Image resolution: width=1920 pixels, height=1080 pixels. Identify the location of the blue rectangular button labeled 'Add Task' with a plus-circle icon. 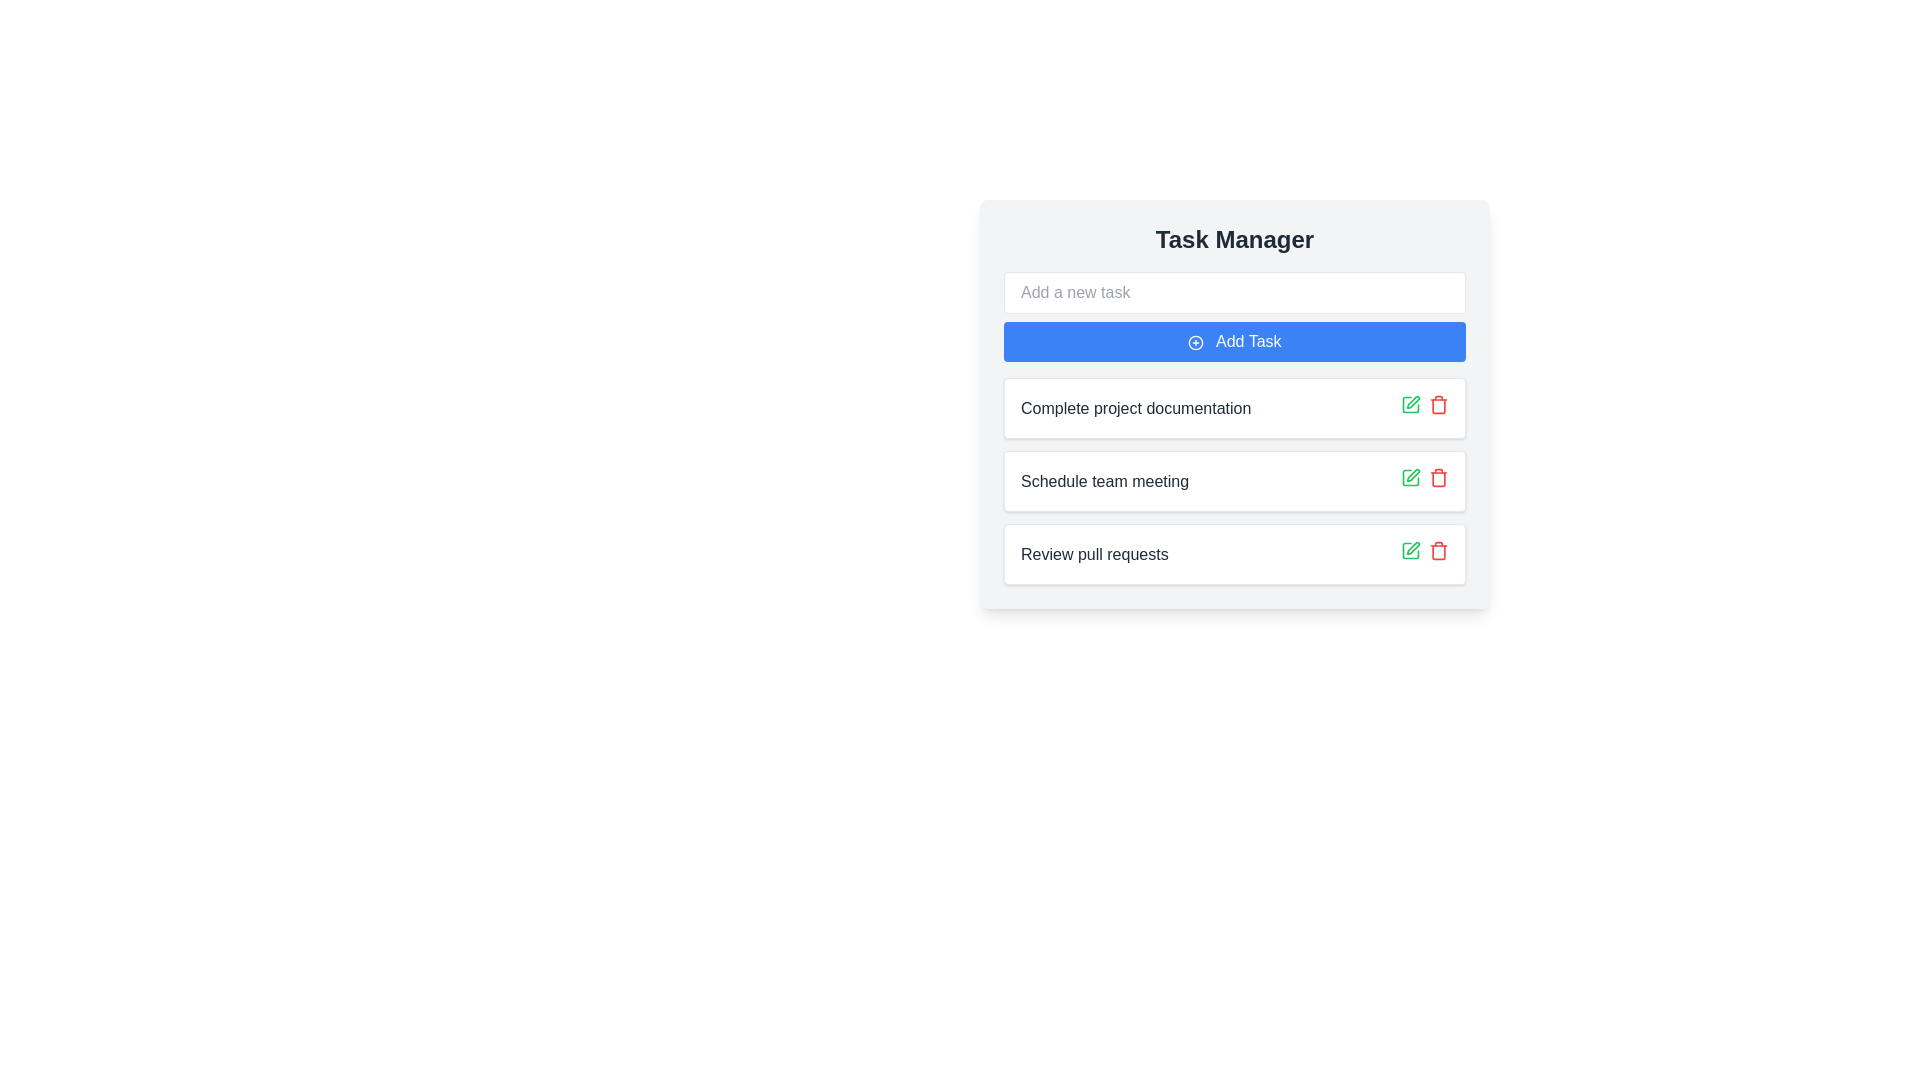
(1233, 341).